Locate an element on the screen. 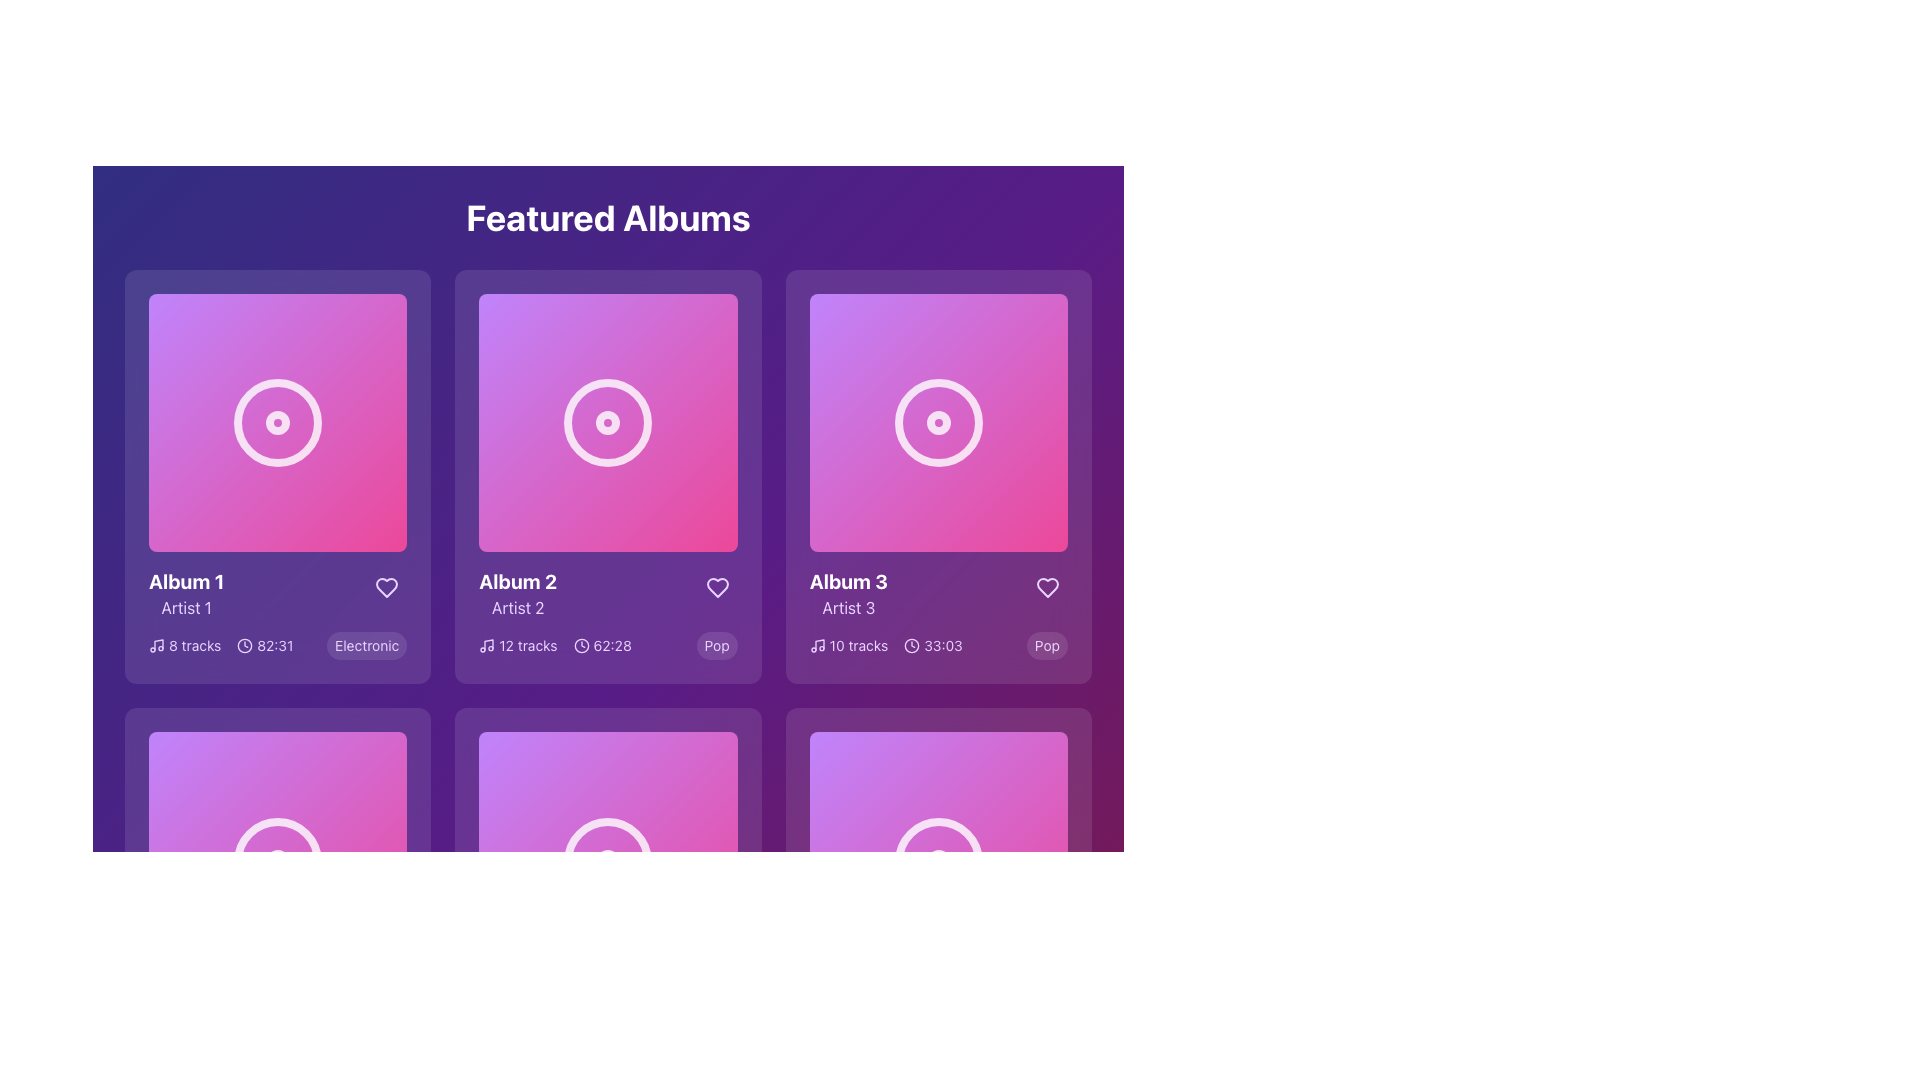 The width and height of the screenshot is (1920, 1080). the album card located is located at coordinates (937, 477).